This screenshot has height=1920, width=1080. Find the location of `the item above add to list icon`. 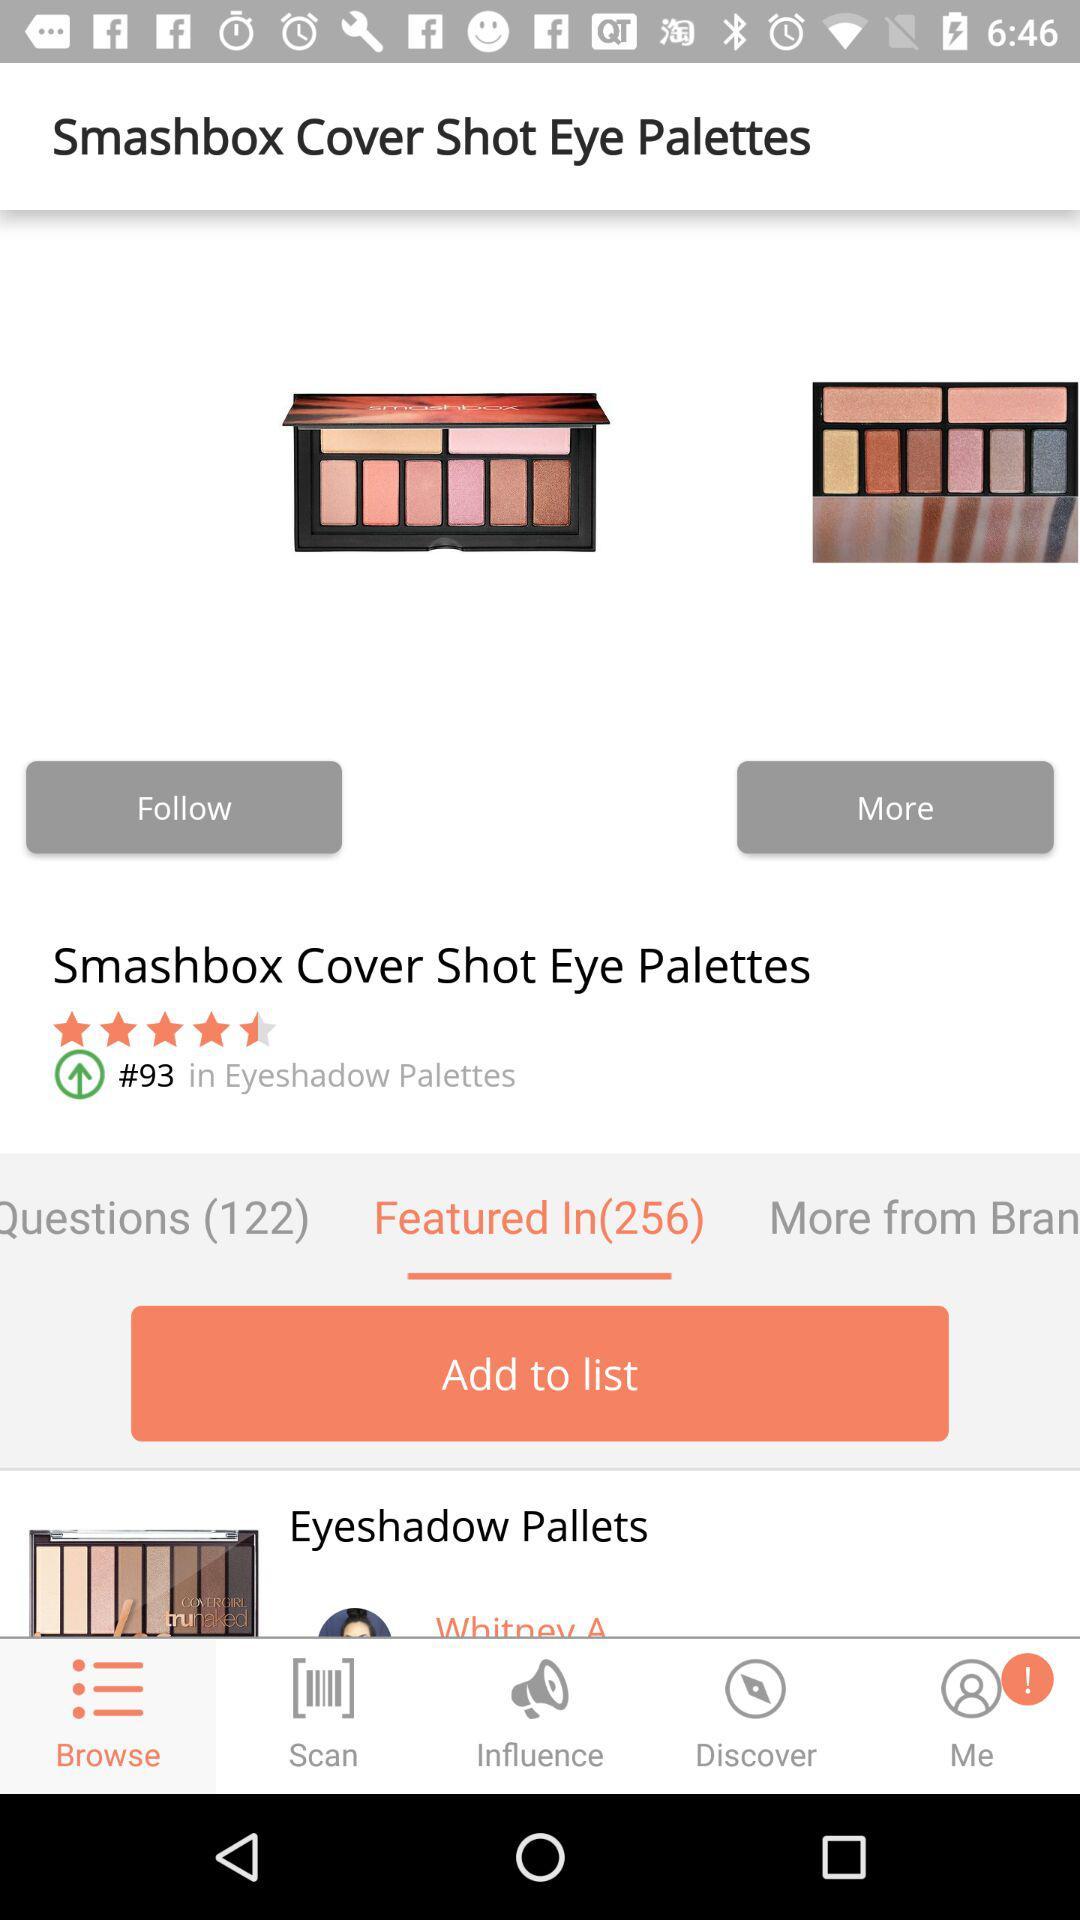

the item above add to list icon is located at coordinates (169, 1215).